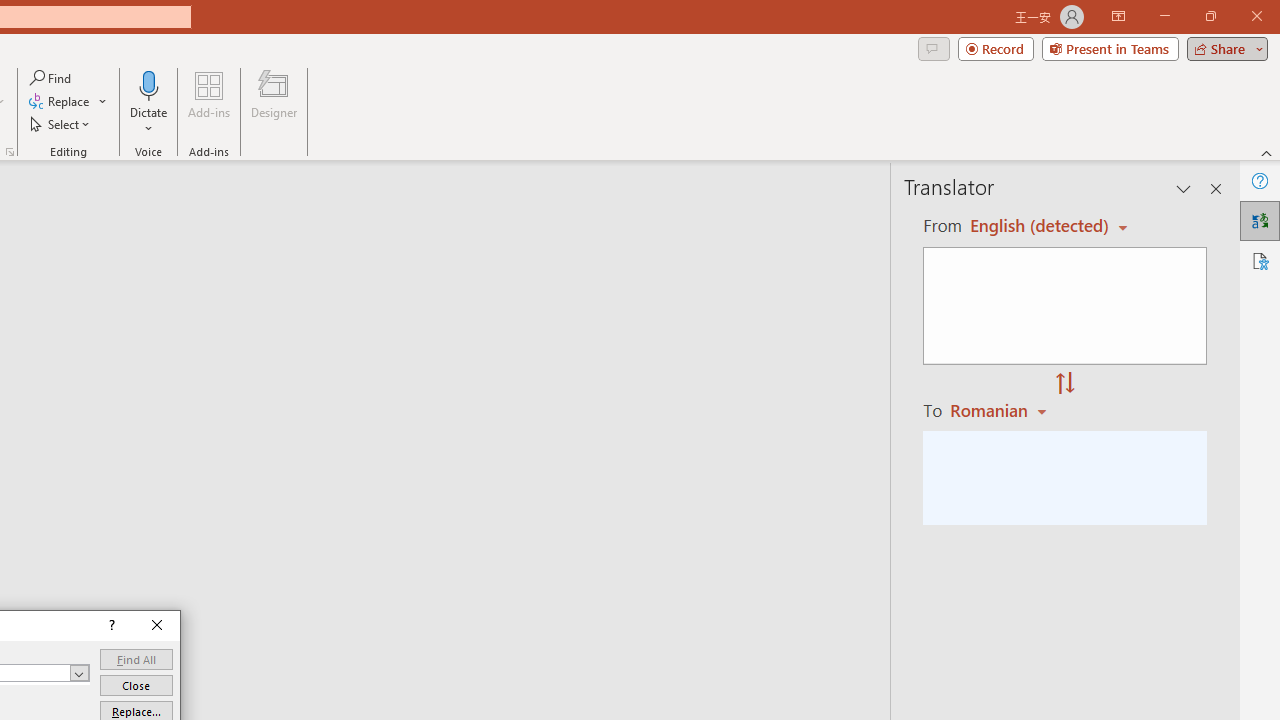 This screenshot has width=1280, height=720. What do you see at coordinates (135, 659) in the screenshot?
I see `'Find All'` at bounding box center [135, 659].